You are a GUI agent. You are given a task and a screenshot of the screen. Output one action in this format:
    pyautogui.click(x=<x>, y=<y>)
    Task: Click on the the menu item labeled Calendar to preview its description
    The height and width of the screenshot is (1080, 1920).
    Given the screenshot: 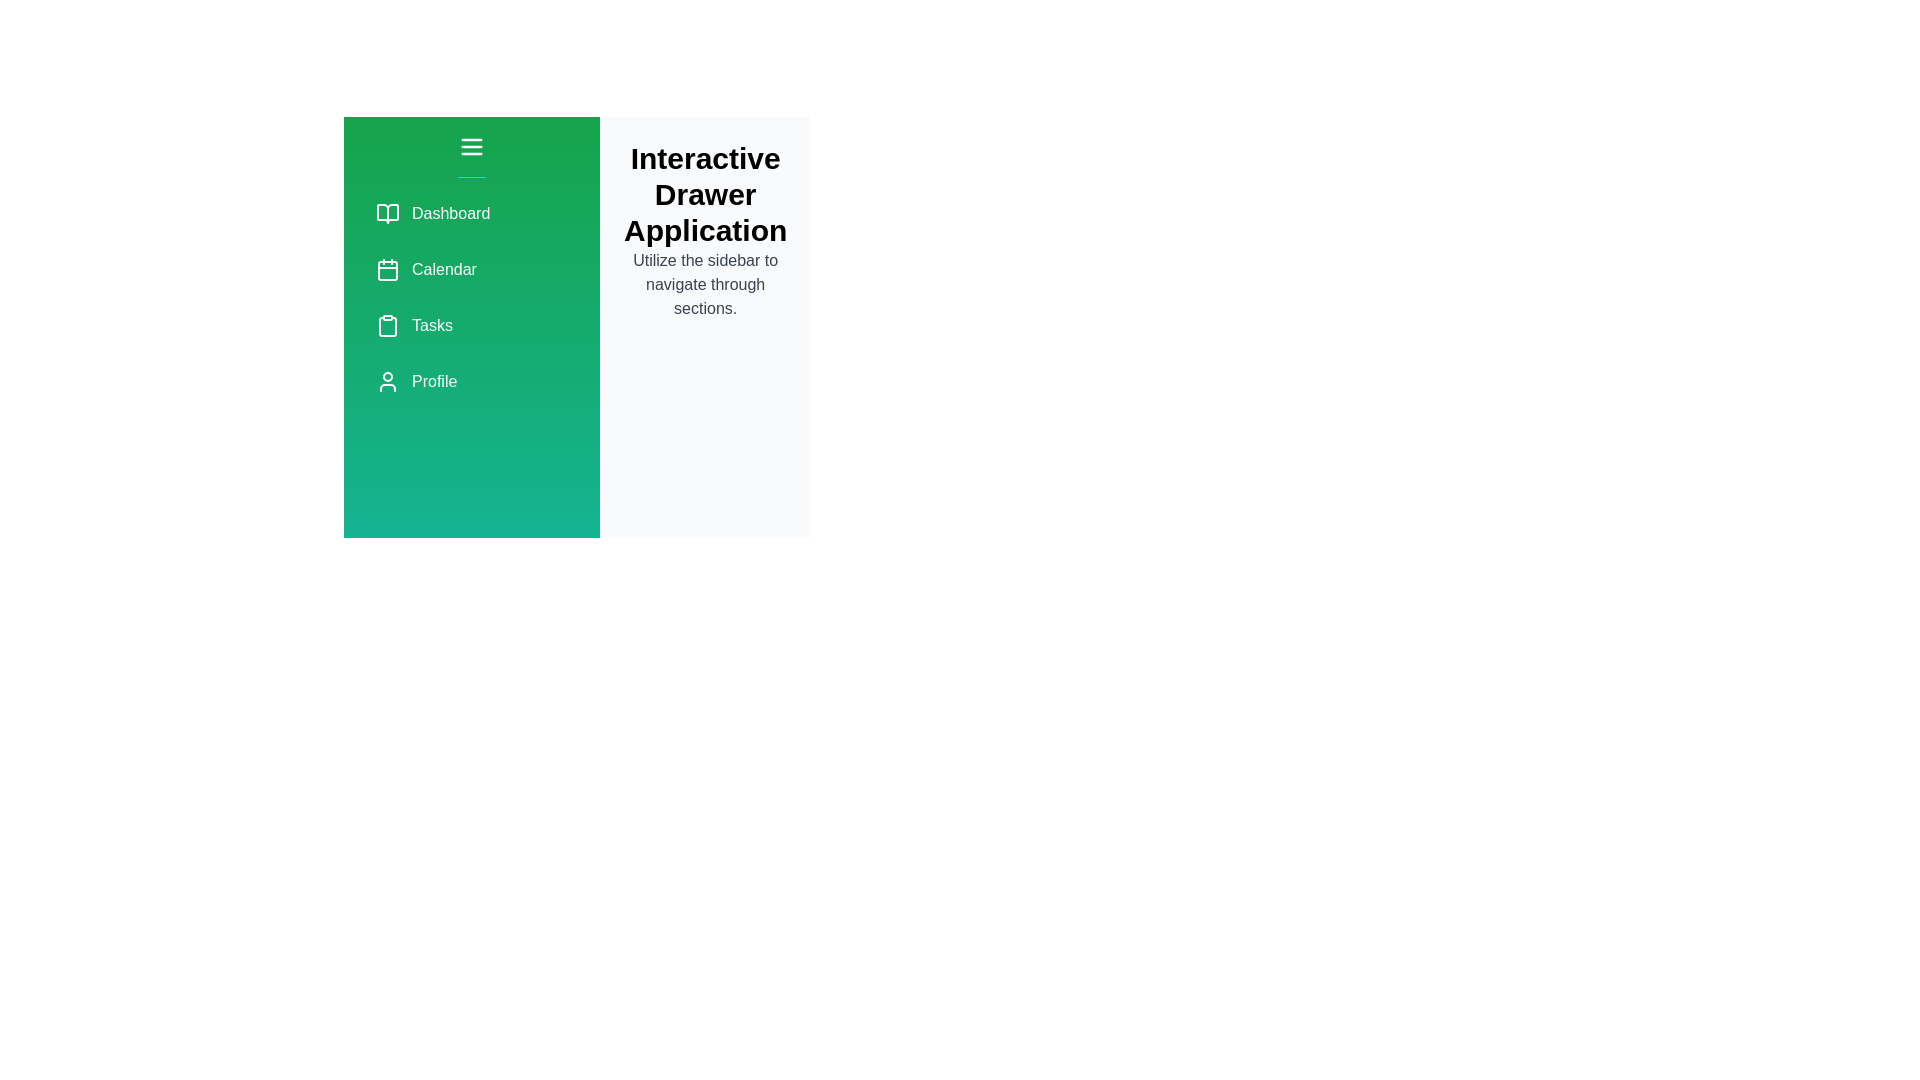 What is the action you would take?
    pyautogui.click(x=470, y=270)
    